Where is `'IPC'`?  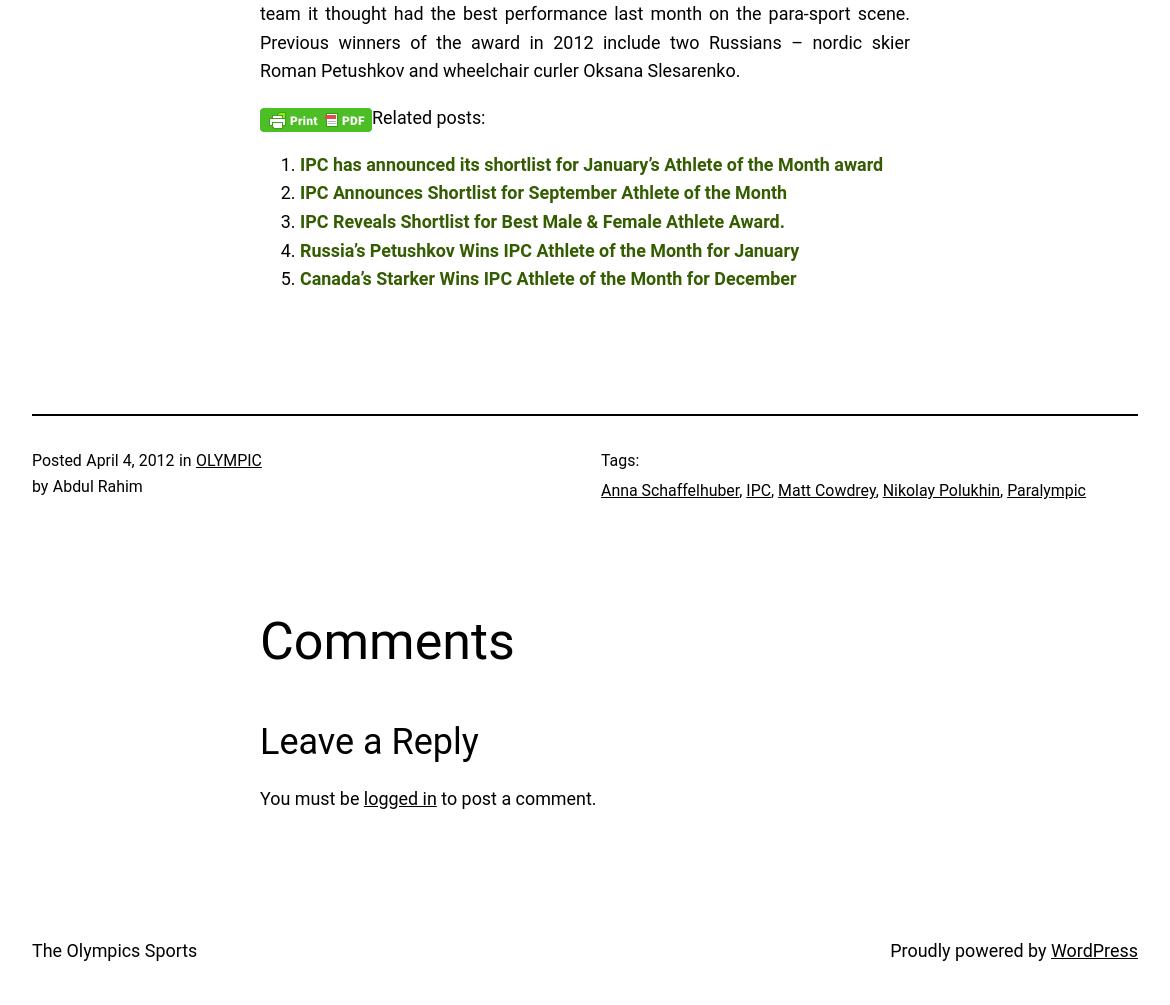 'IPC' is located at coordinates (744, 490).